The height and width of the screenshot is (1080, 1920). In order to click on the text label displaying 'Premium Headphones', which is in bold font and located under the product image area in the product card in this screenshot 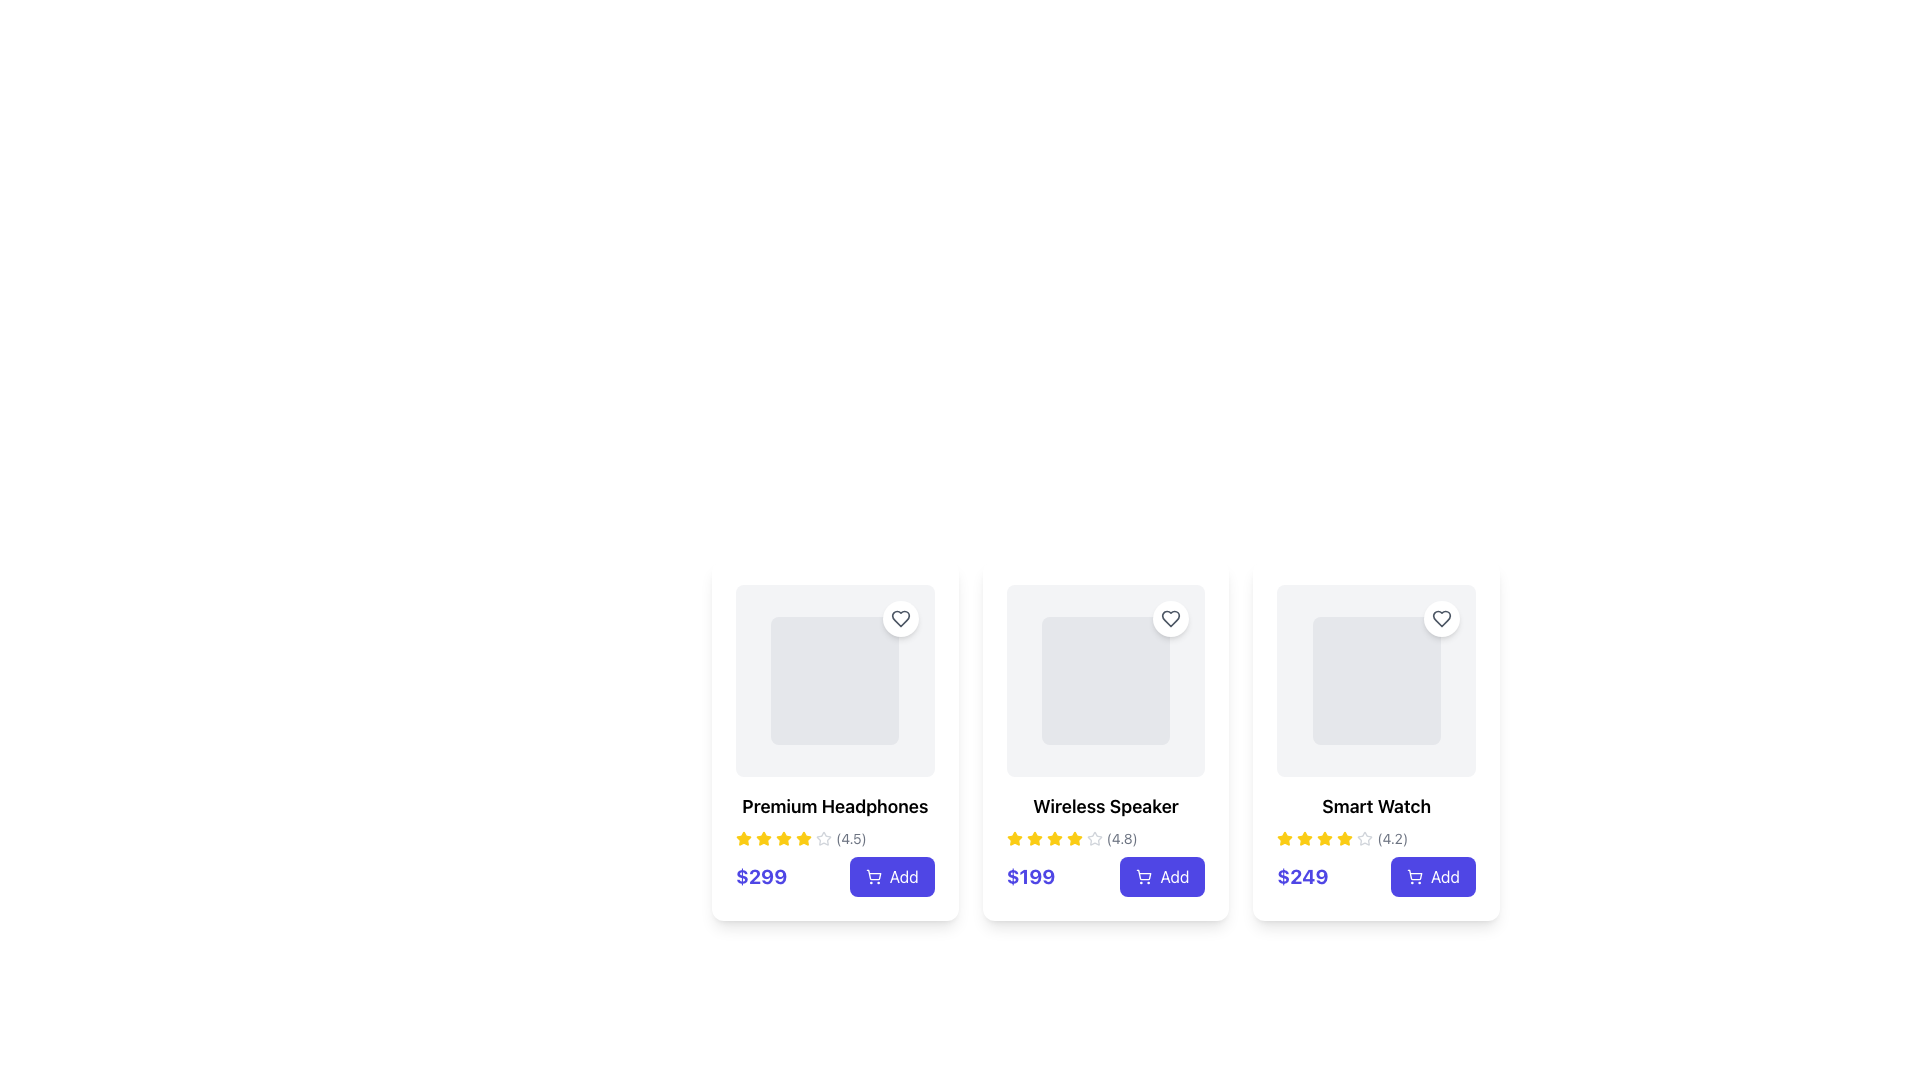, I will do `click(835, 805)`.